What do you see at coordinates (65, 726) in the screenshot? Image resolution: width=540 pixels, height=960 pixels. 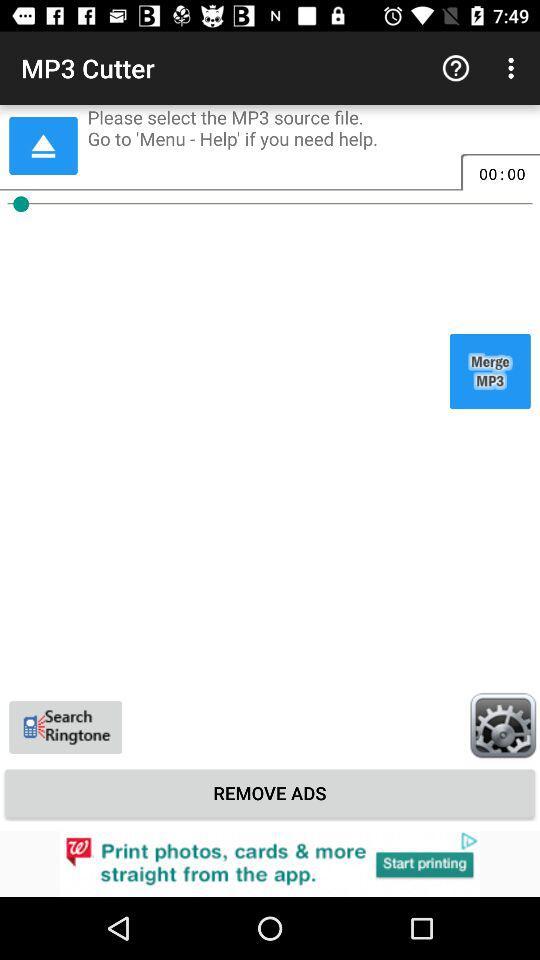 I see `search` at bounding box center [65, 726].